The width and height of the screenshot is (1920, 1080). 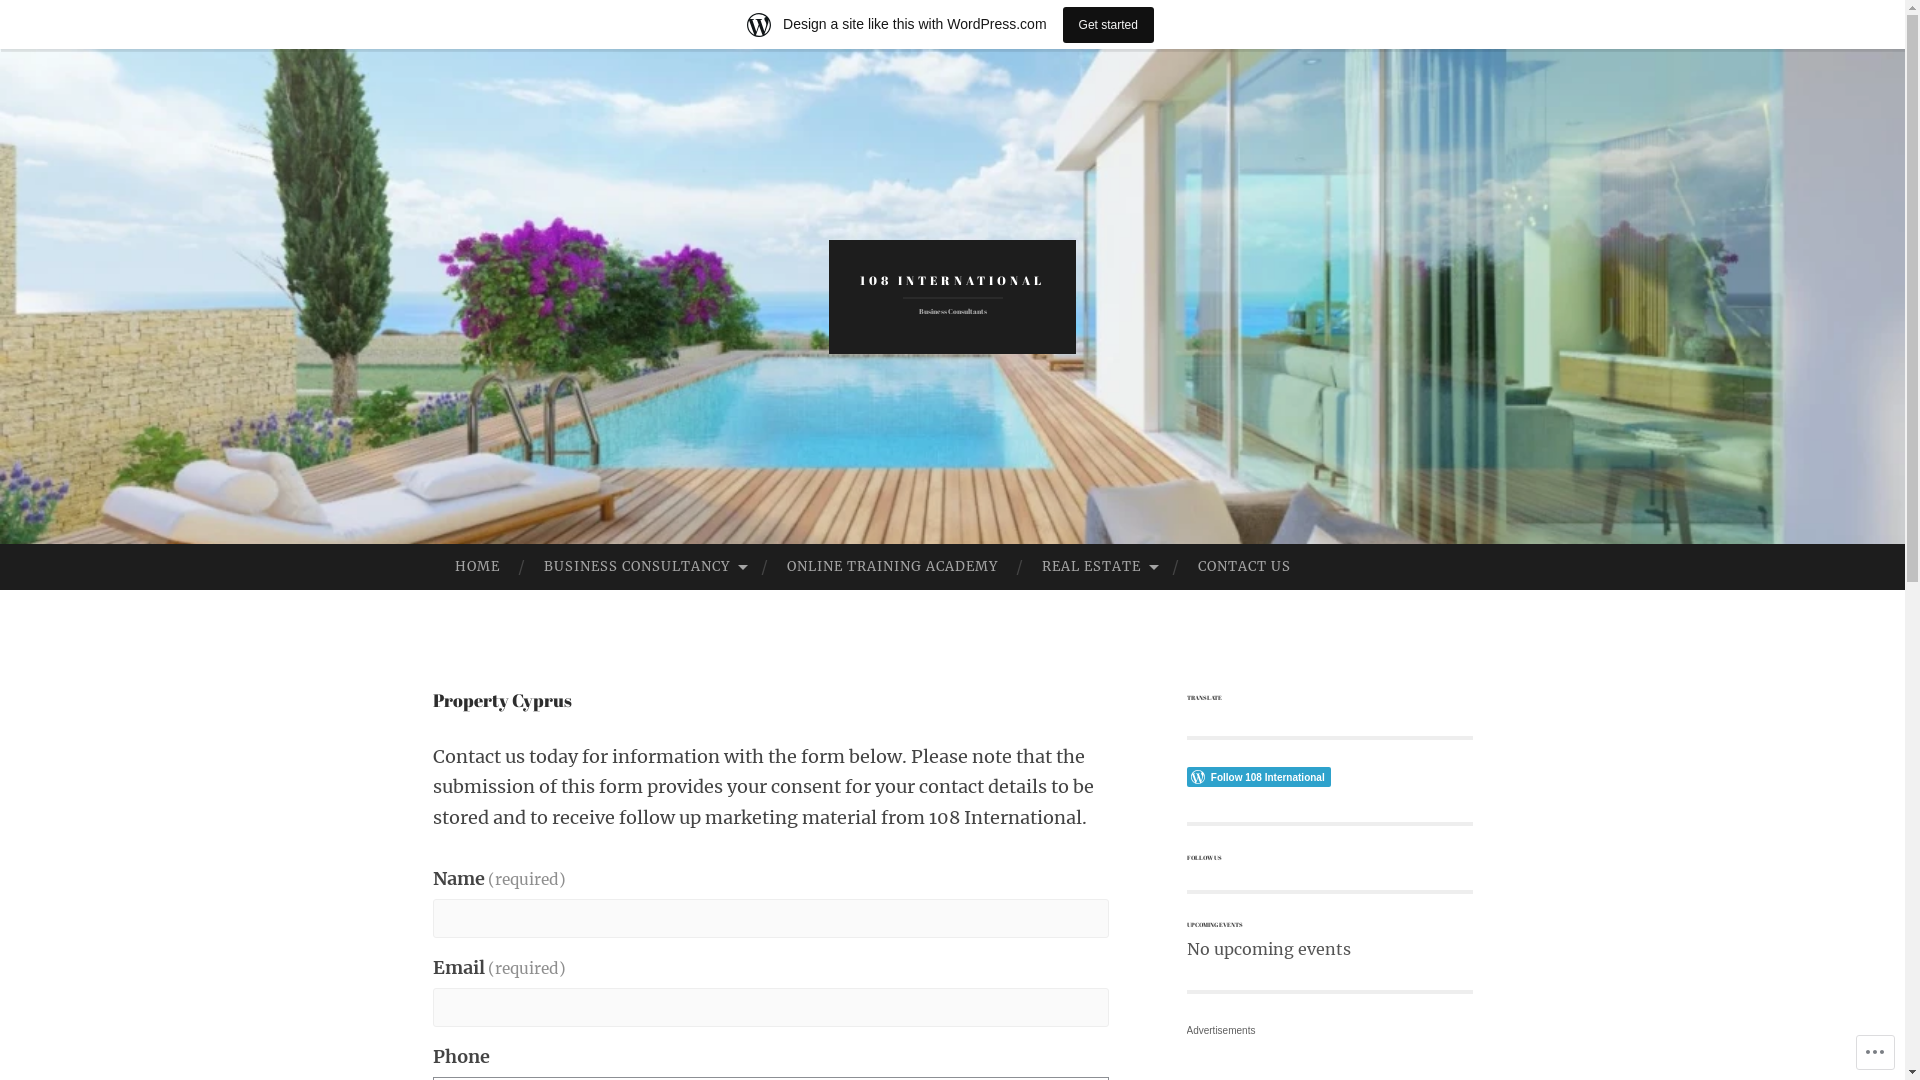 What do you see at coordinates (1107, 23) in the screenshot?
I see `'Get started'` at bounding box center [1107, 23].